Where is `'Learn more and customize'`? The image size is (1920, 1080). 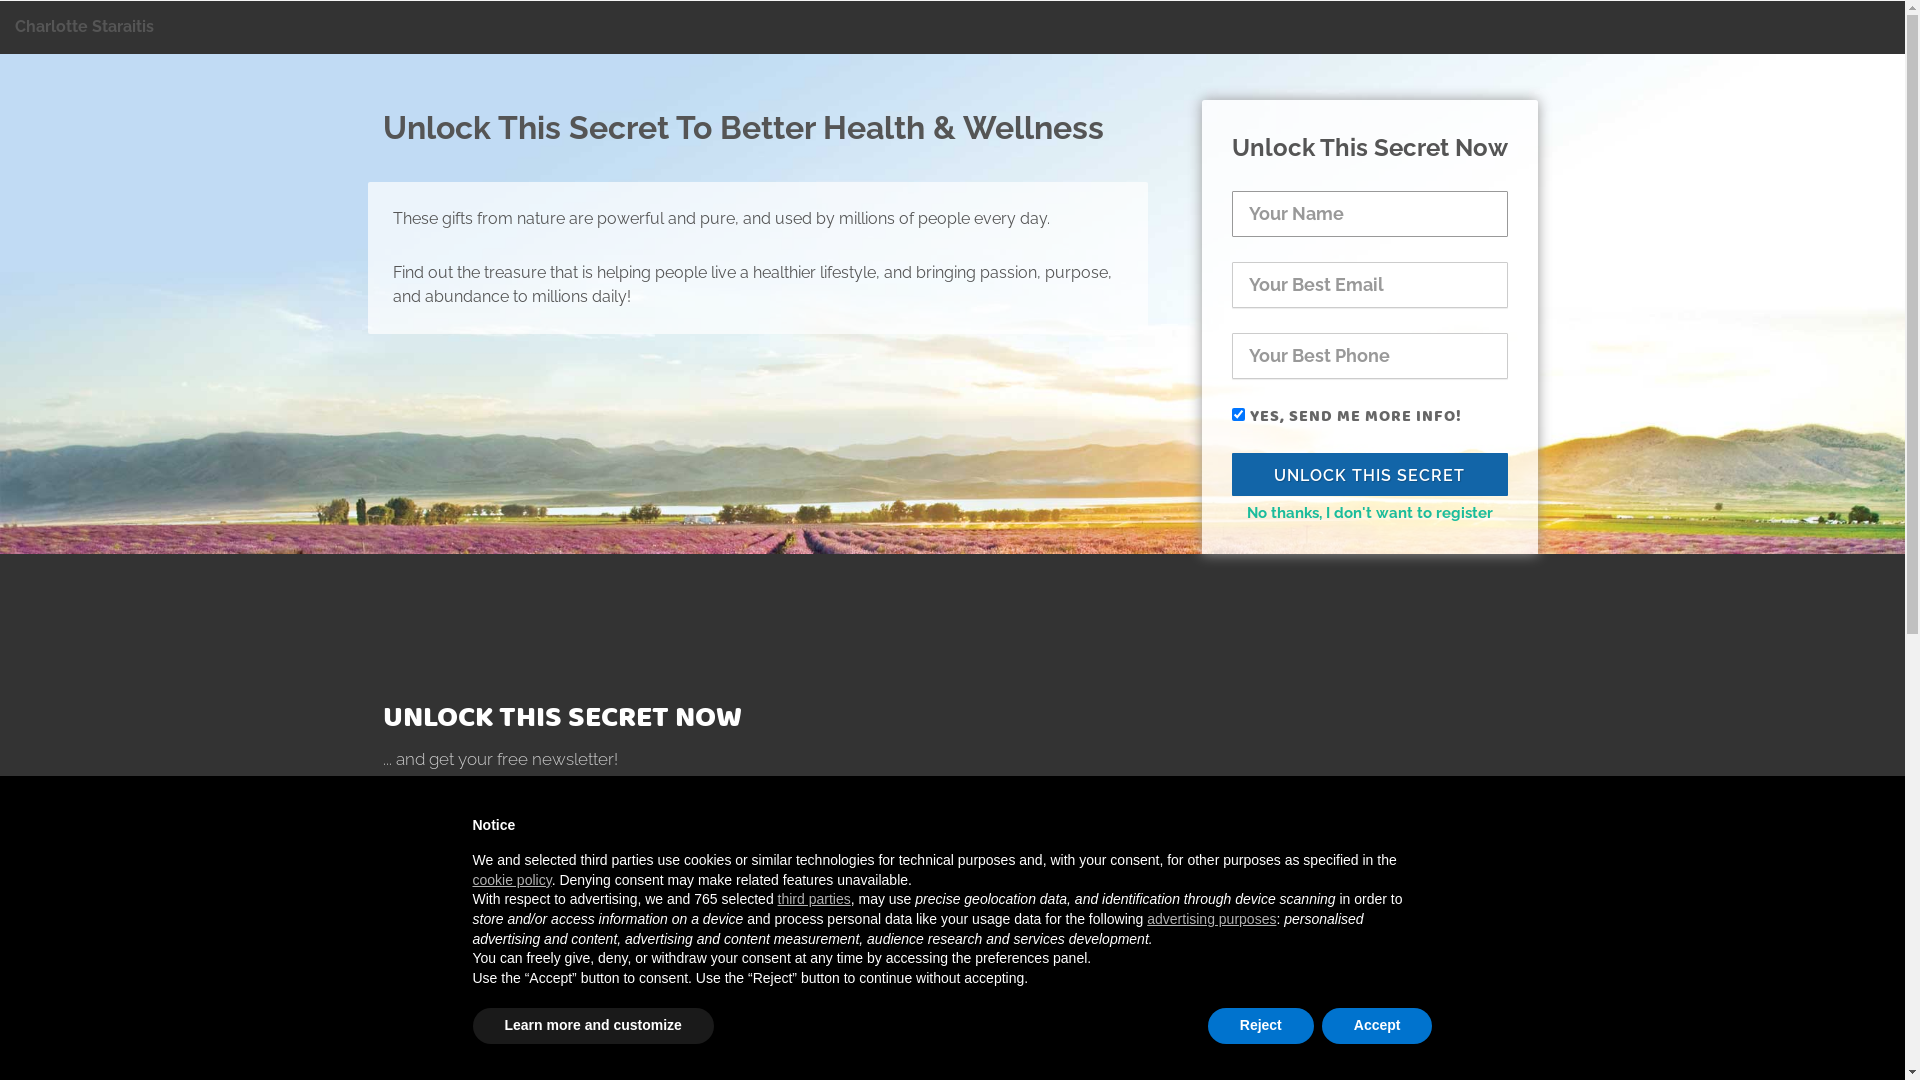 'Learn more and customize' is located at coordinates (591, 1026).